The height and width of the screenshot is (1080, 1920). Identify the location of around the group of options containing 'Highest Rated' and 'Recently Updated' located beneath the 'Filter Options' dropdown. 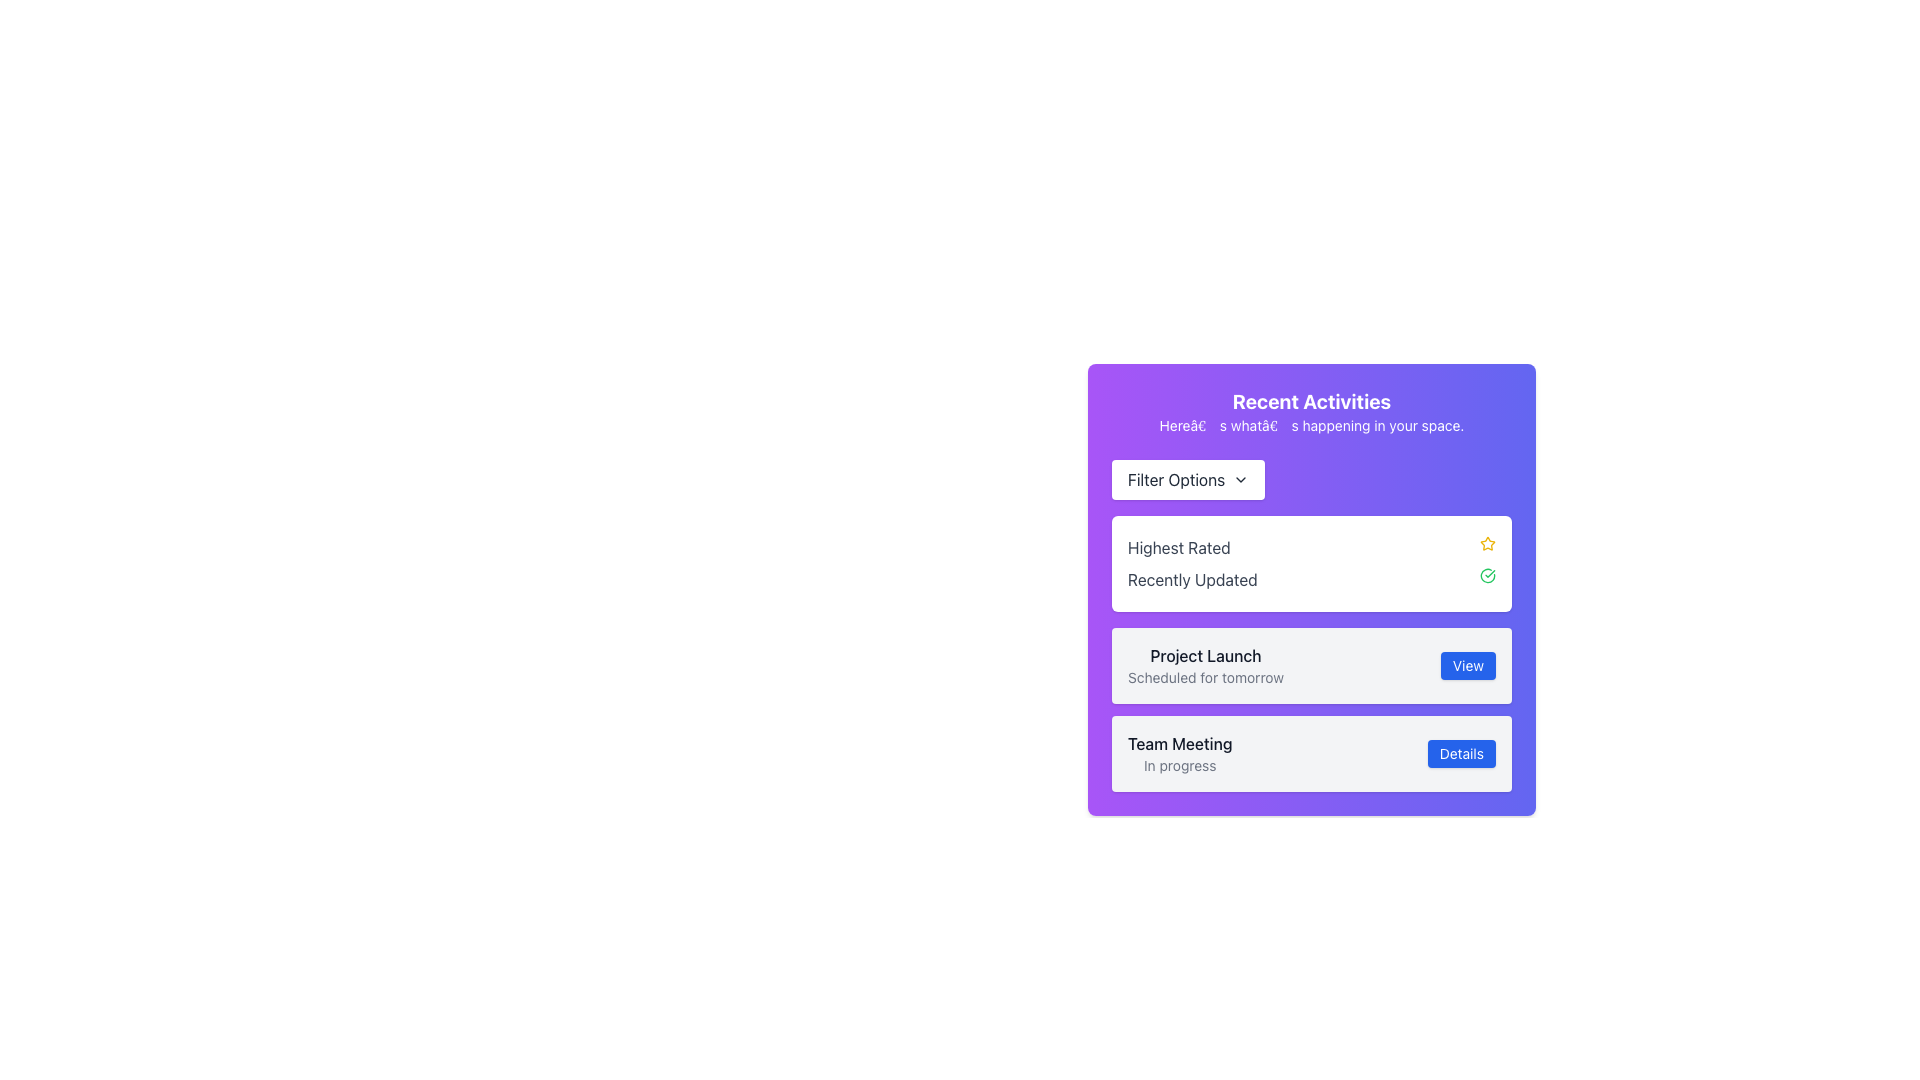
(1311, 535).